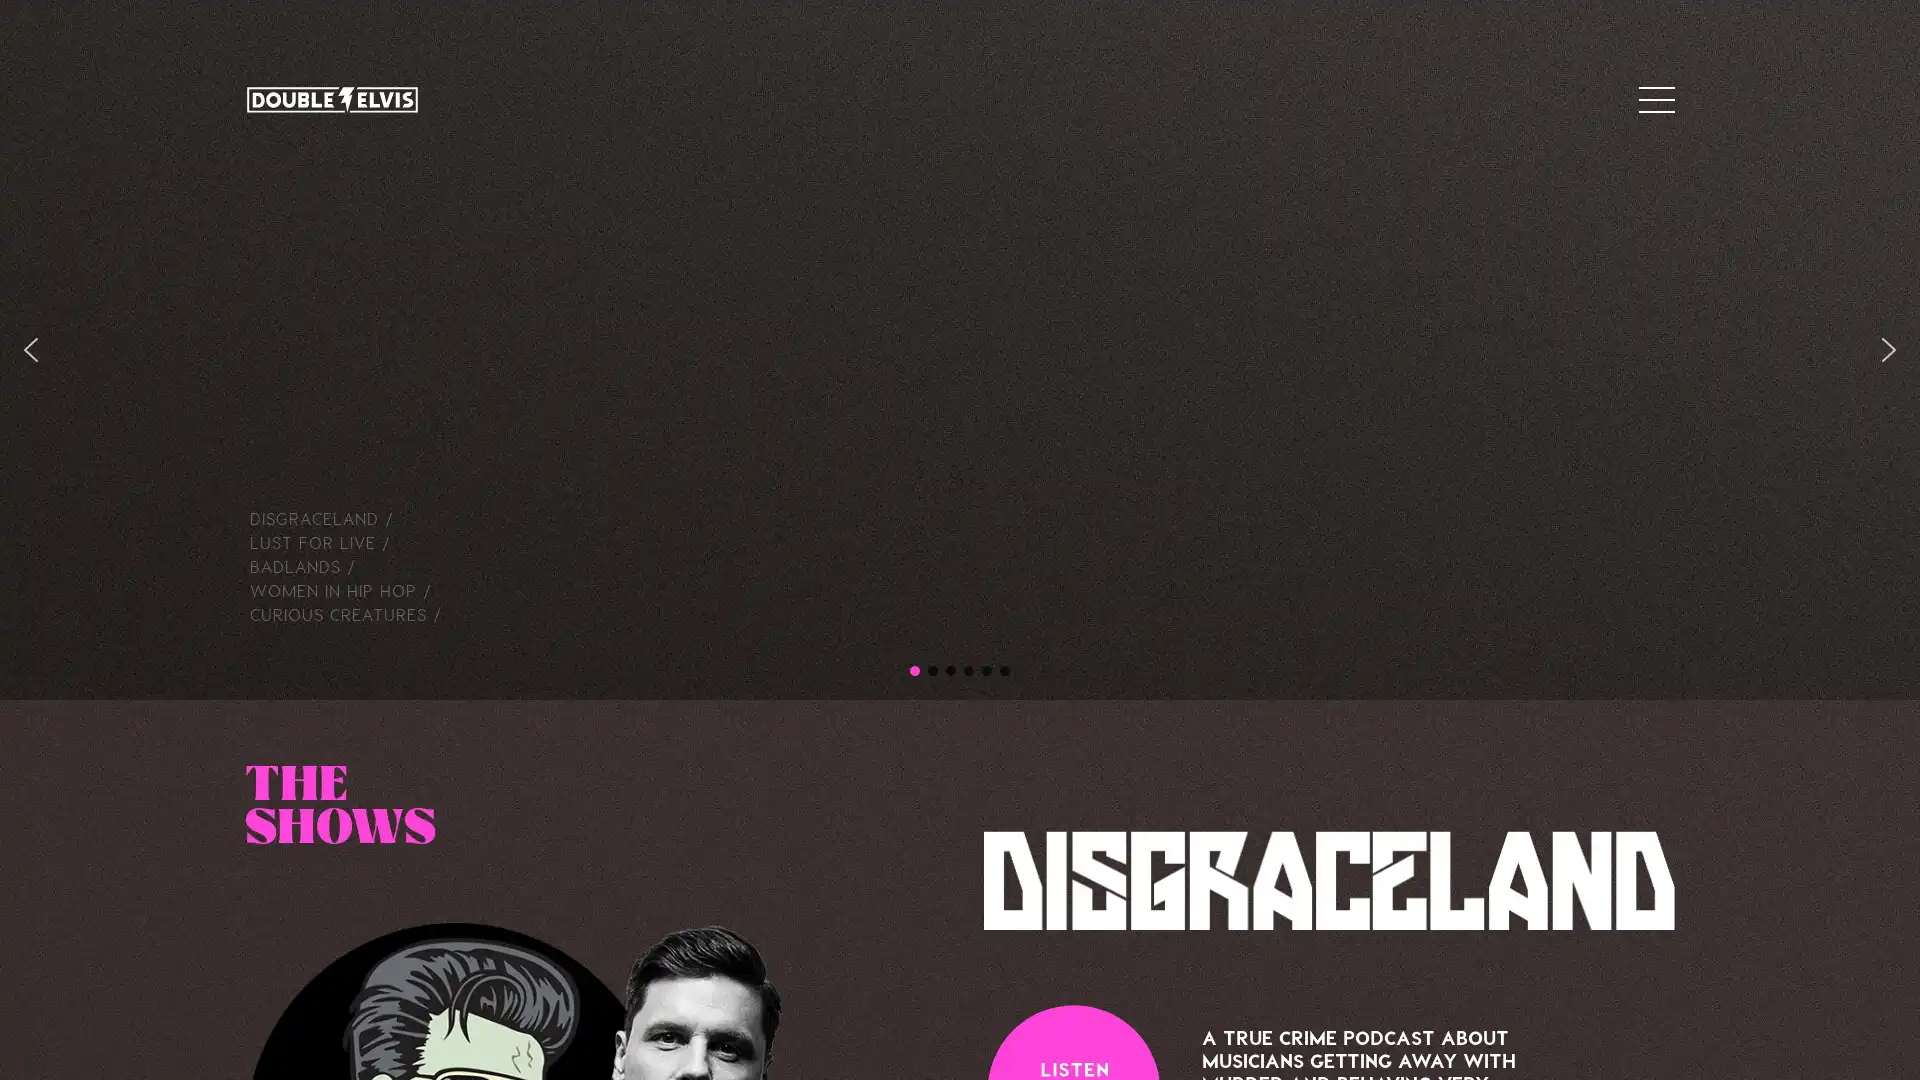  What do you see at coordinates (1212, 385) in the screenshot?
I see `Close` at bounding box center [1212, 385].